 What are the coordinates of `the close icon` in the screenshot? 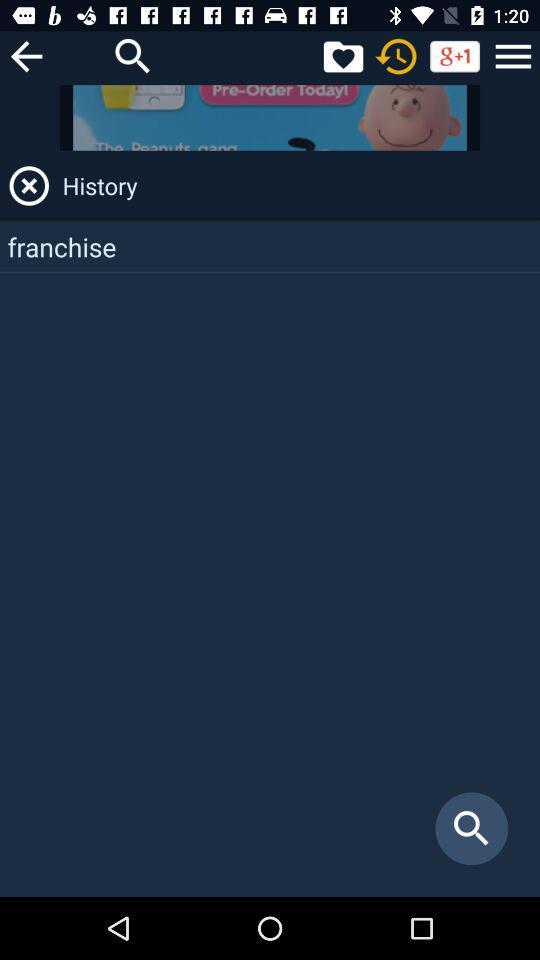 It's located at (28, 185).